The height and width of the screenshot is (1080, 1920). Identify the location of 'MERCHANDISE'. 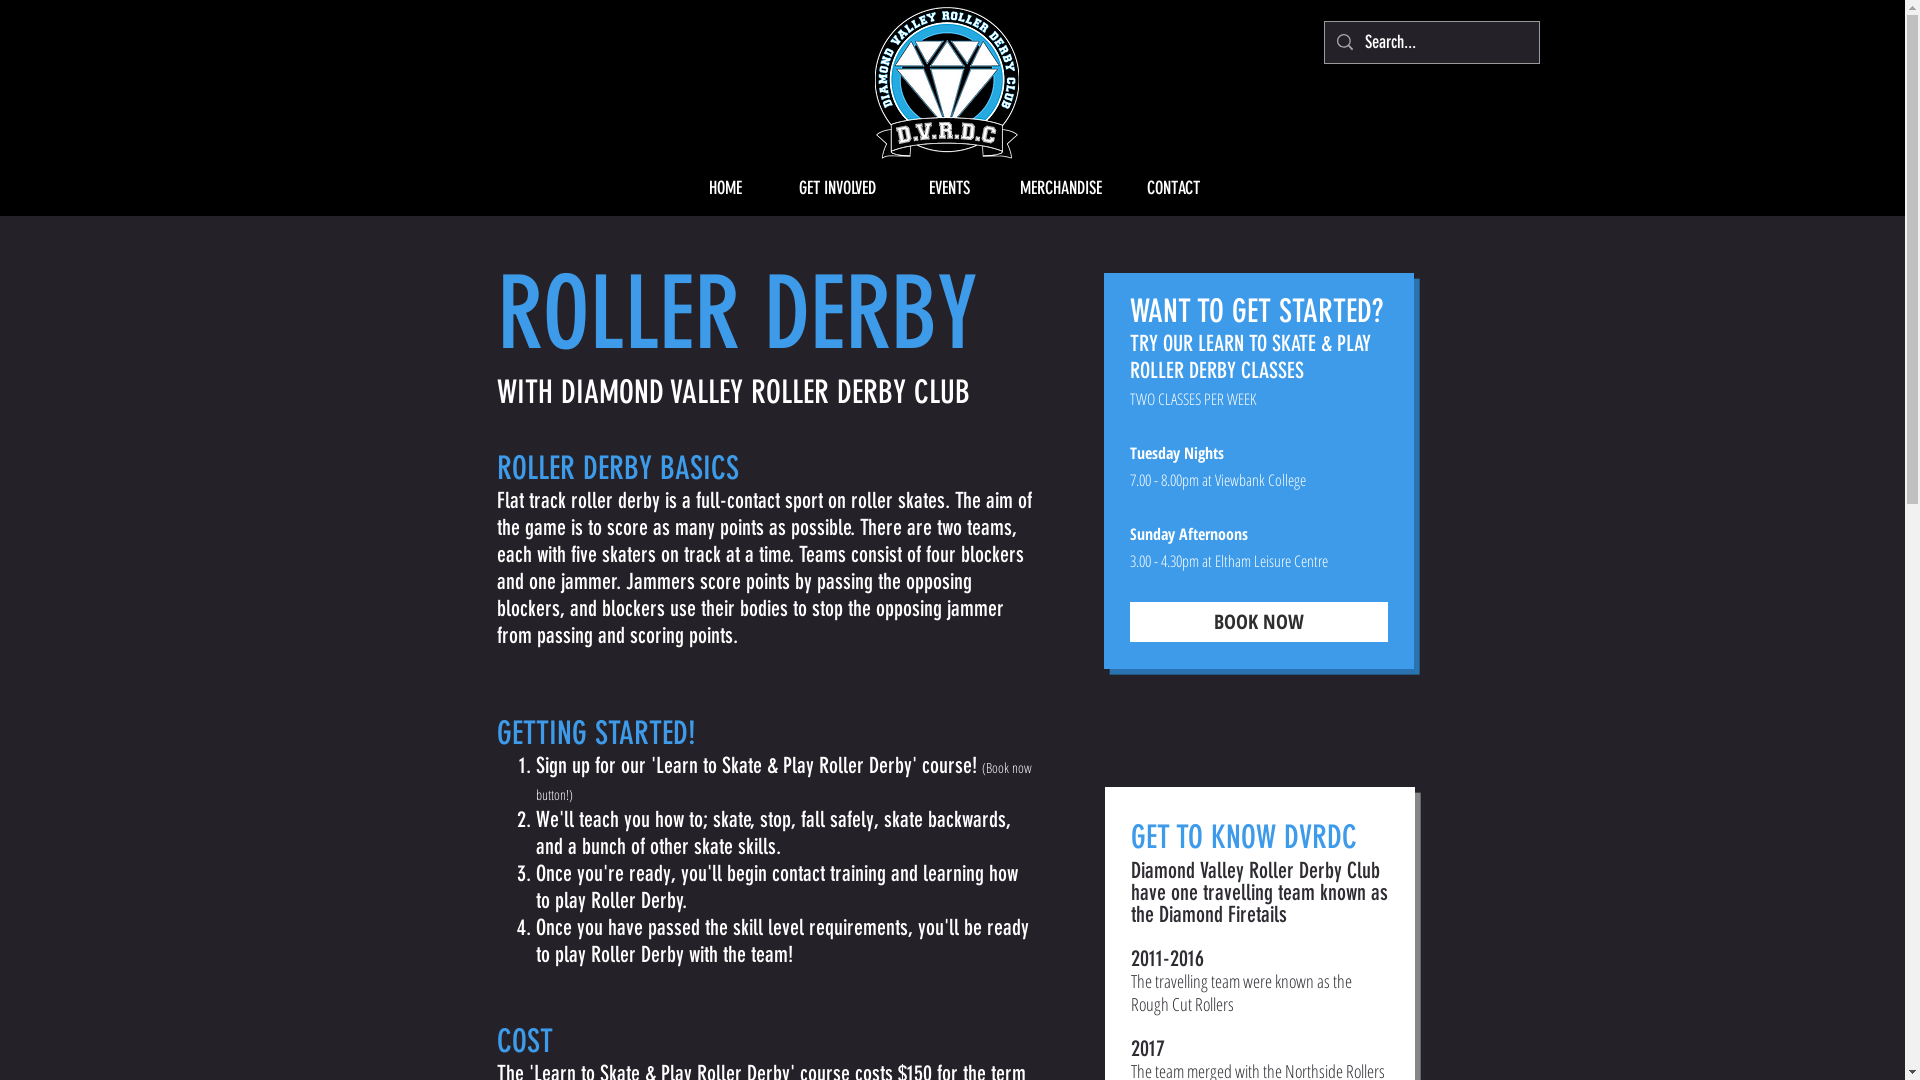
(1004, 188).